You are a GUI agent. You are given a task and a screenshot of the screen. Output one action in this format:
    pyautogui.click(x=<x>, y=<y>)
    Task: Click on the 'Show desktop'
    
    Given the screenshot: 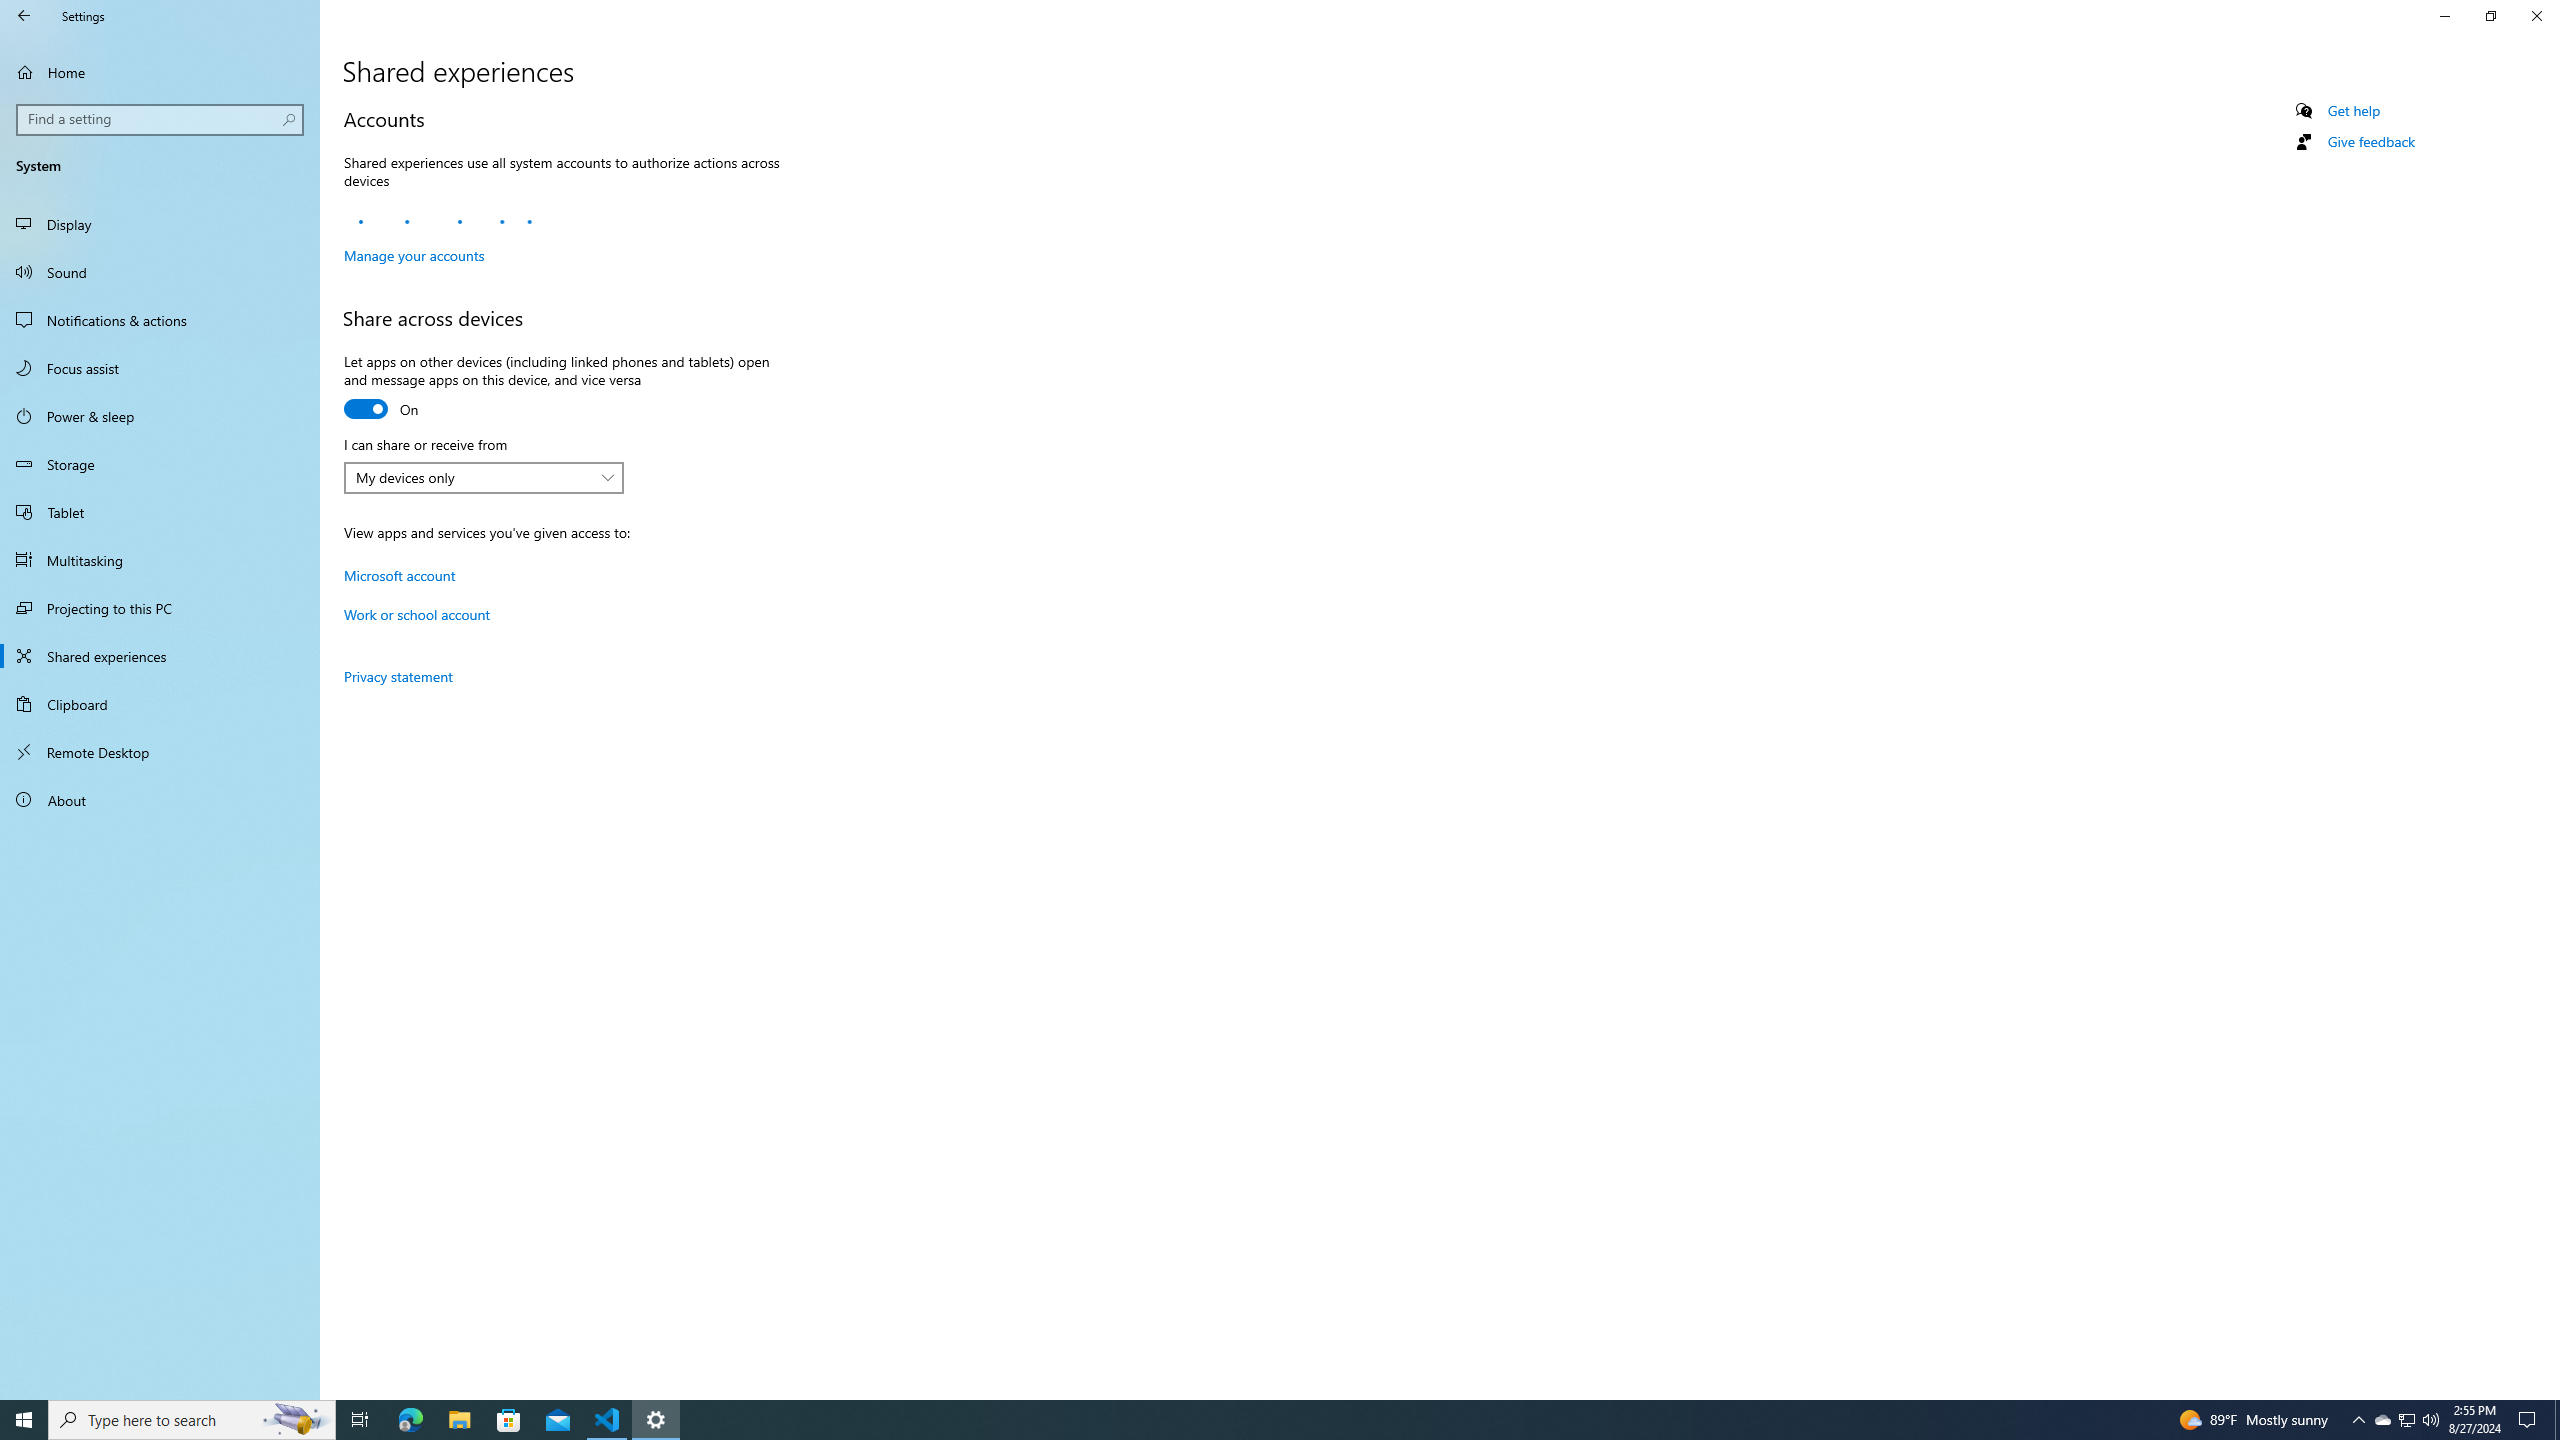 What is the action you would take?
    pyautogui.click(x=2556, y=1418)
    